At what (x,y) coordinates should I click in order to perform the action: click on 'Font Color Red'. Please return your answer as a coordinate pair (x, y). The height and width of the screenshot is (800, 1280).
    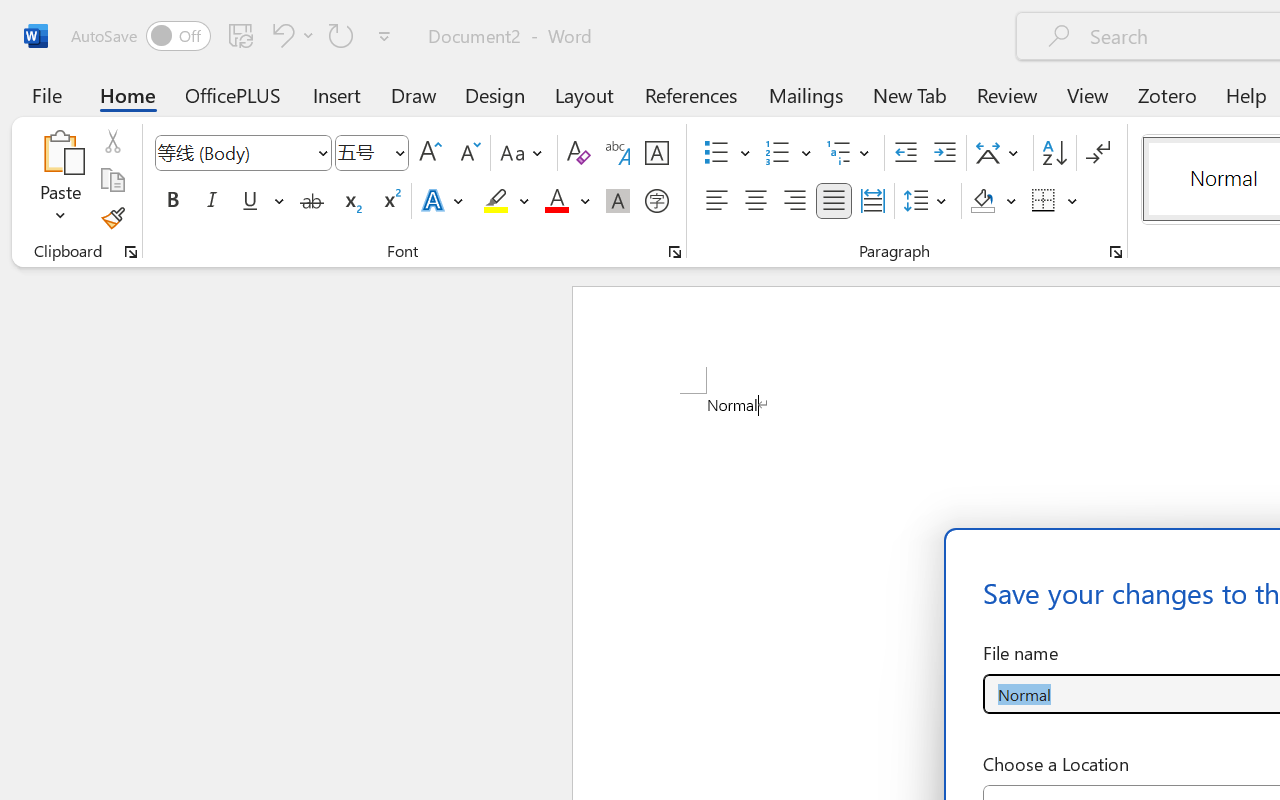
    Looking at the image, I should click on (556, 201).